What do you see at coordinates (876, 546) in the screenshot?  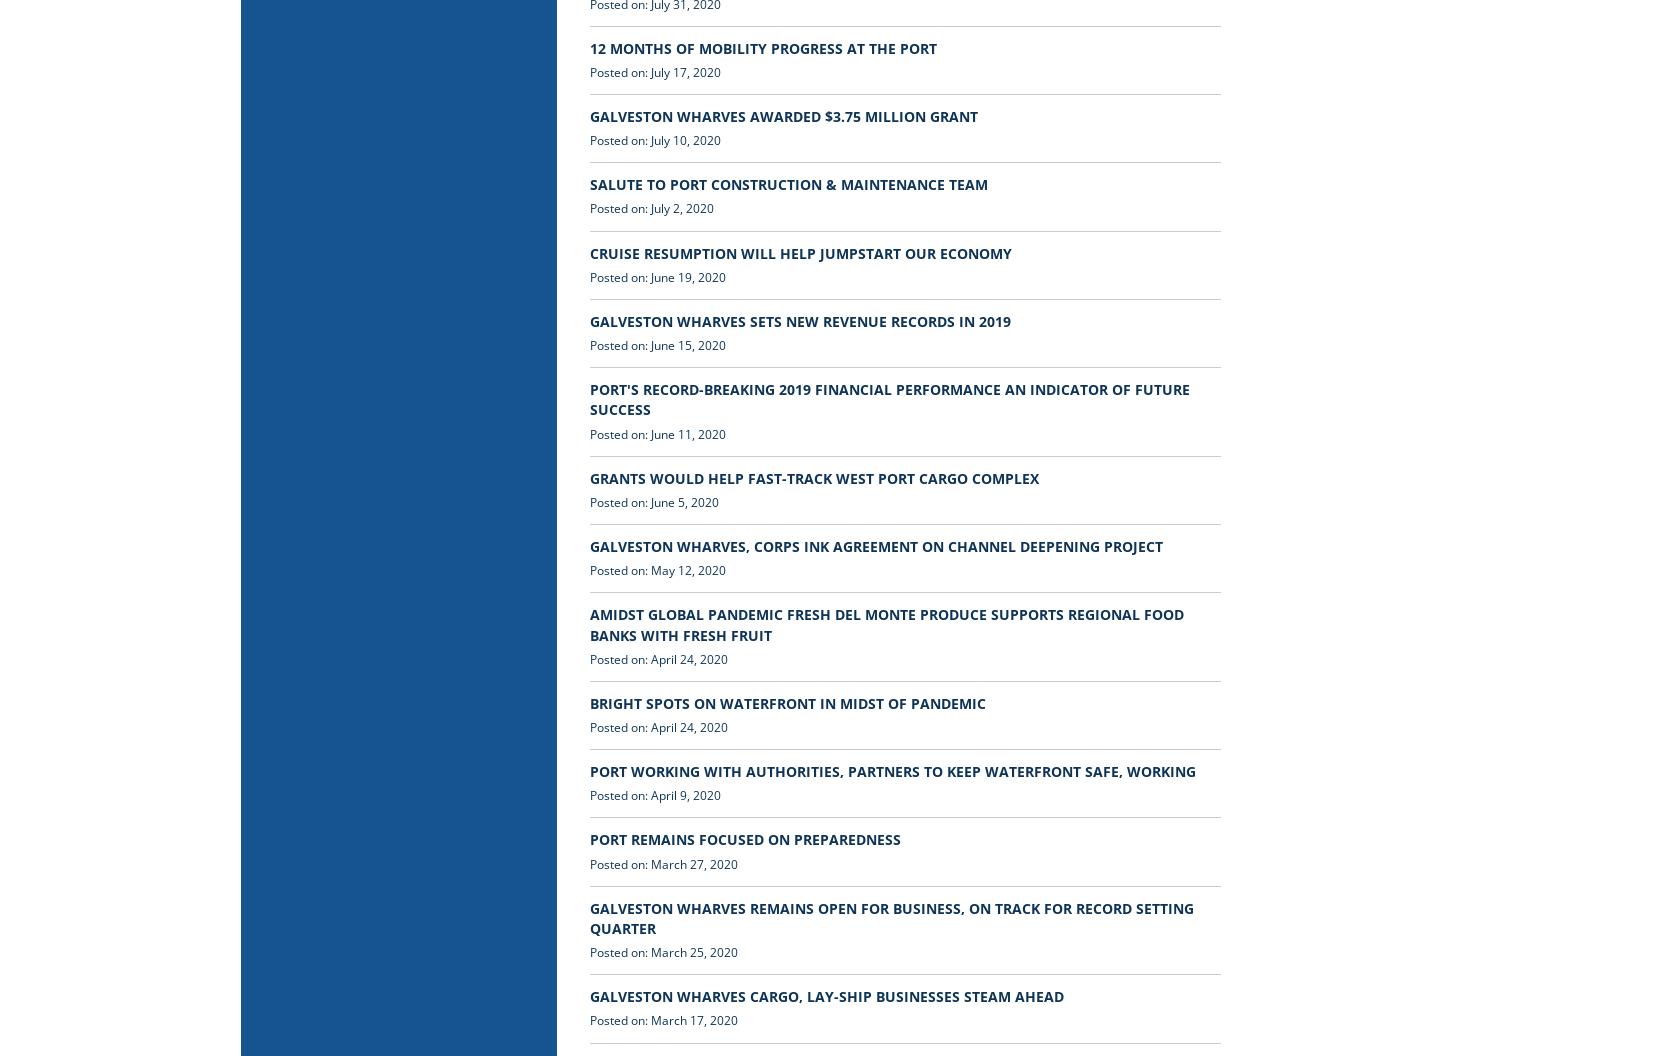 I see `'GALVESTON WHARVES, CORPS INK AGREEMENT ON CHANNEL DEEPENING PROJECT'` at bounding box center [876, 546].